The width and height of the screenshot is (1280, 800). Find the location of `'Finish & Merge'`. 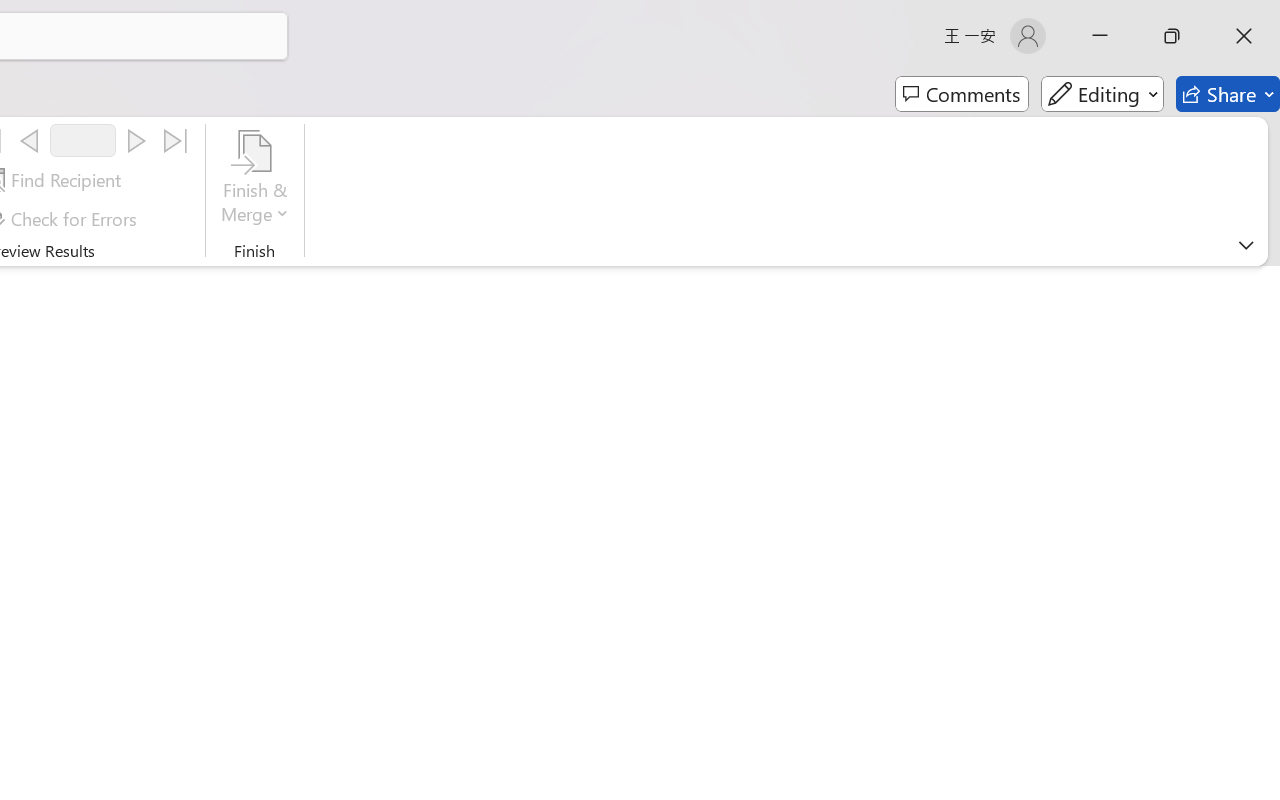

'Finish & Merge' is located at coordinates (254, 179).